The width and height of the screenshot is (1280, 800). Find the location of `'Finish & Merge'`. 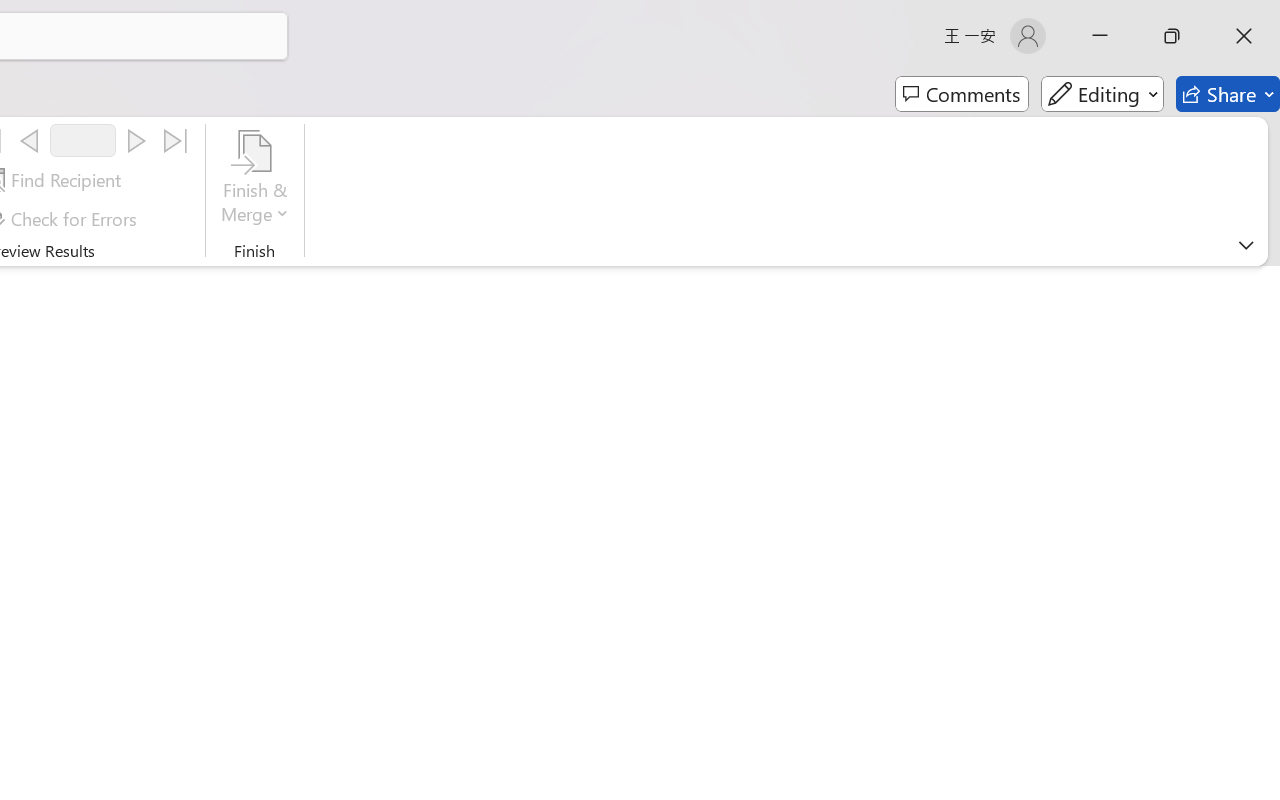

'Finish & Merge' is located at coordinates (254, 179).